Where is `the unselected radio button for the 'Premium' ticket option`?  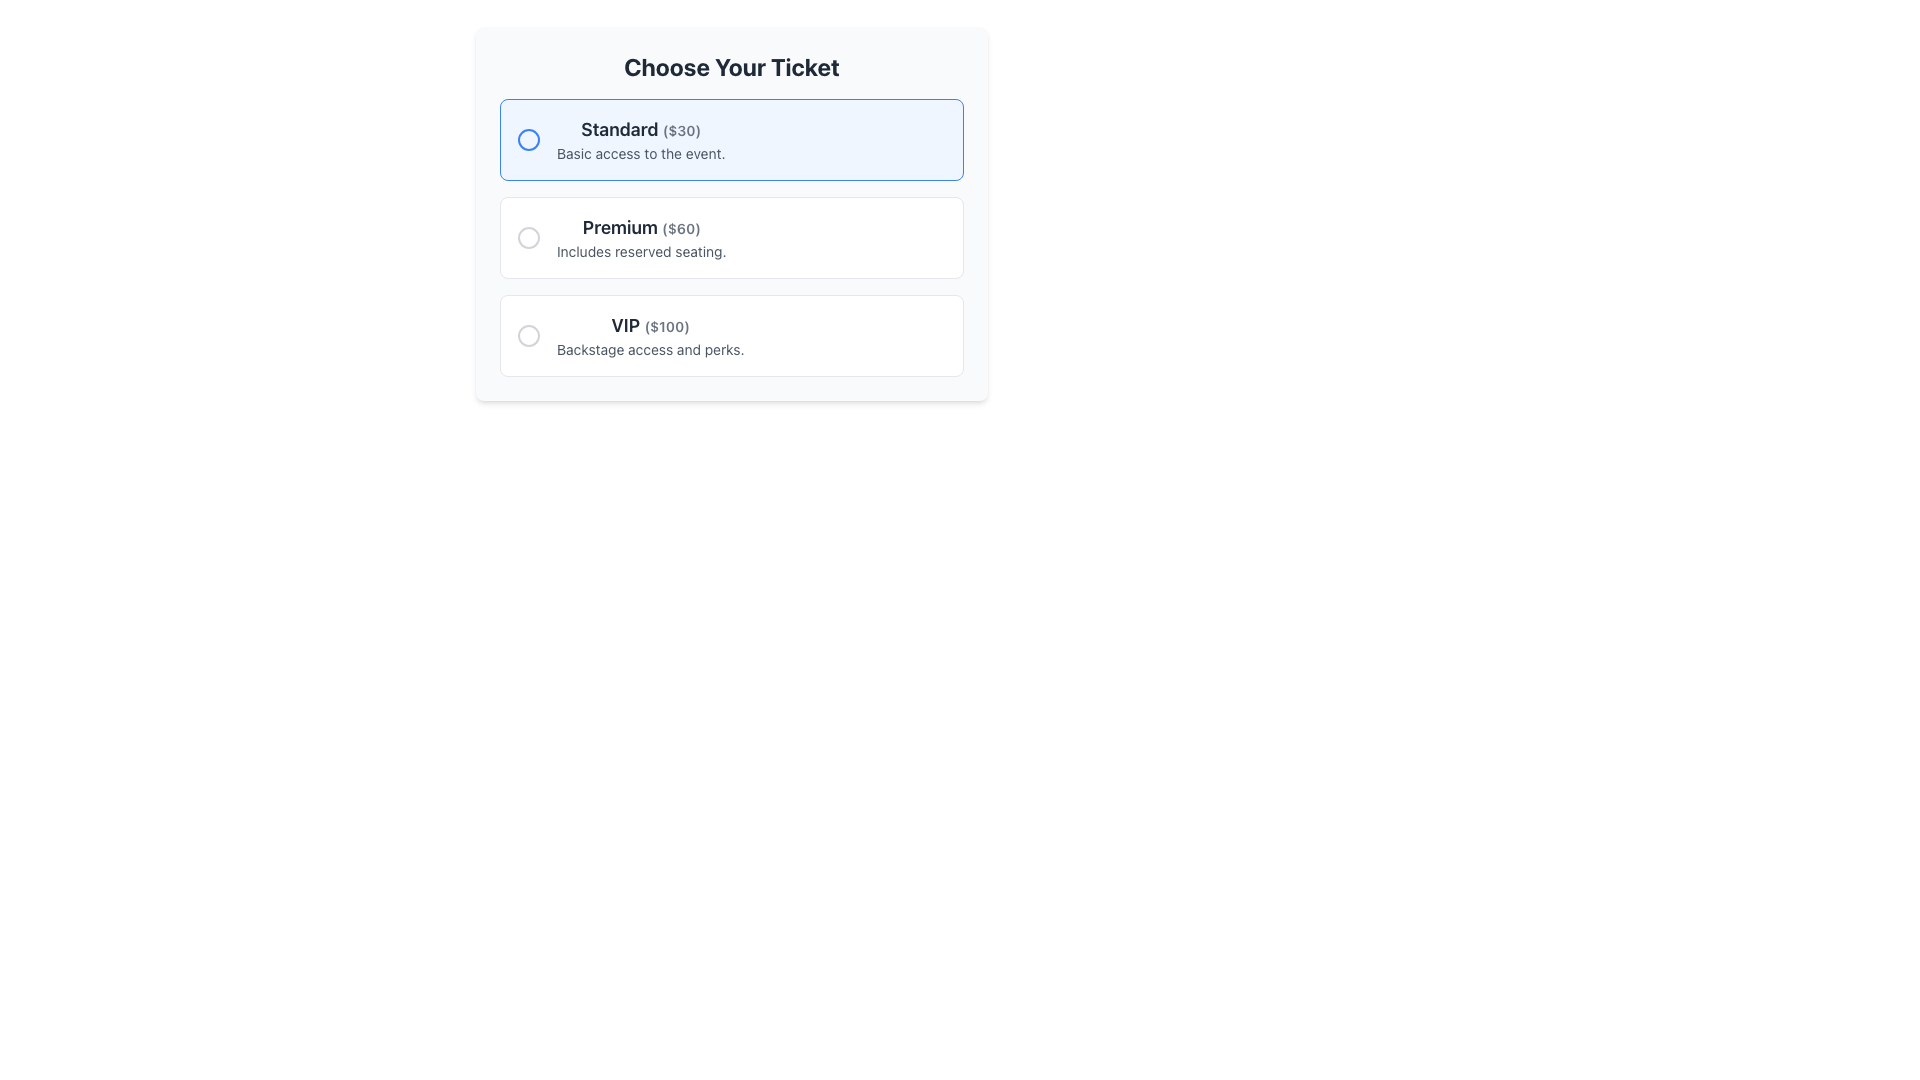
the unselected radio button for the 'Premium' ticket option is located at coordinates (528, 237).